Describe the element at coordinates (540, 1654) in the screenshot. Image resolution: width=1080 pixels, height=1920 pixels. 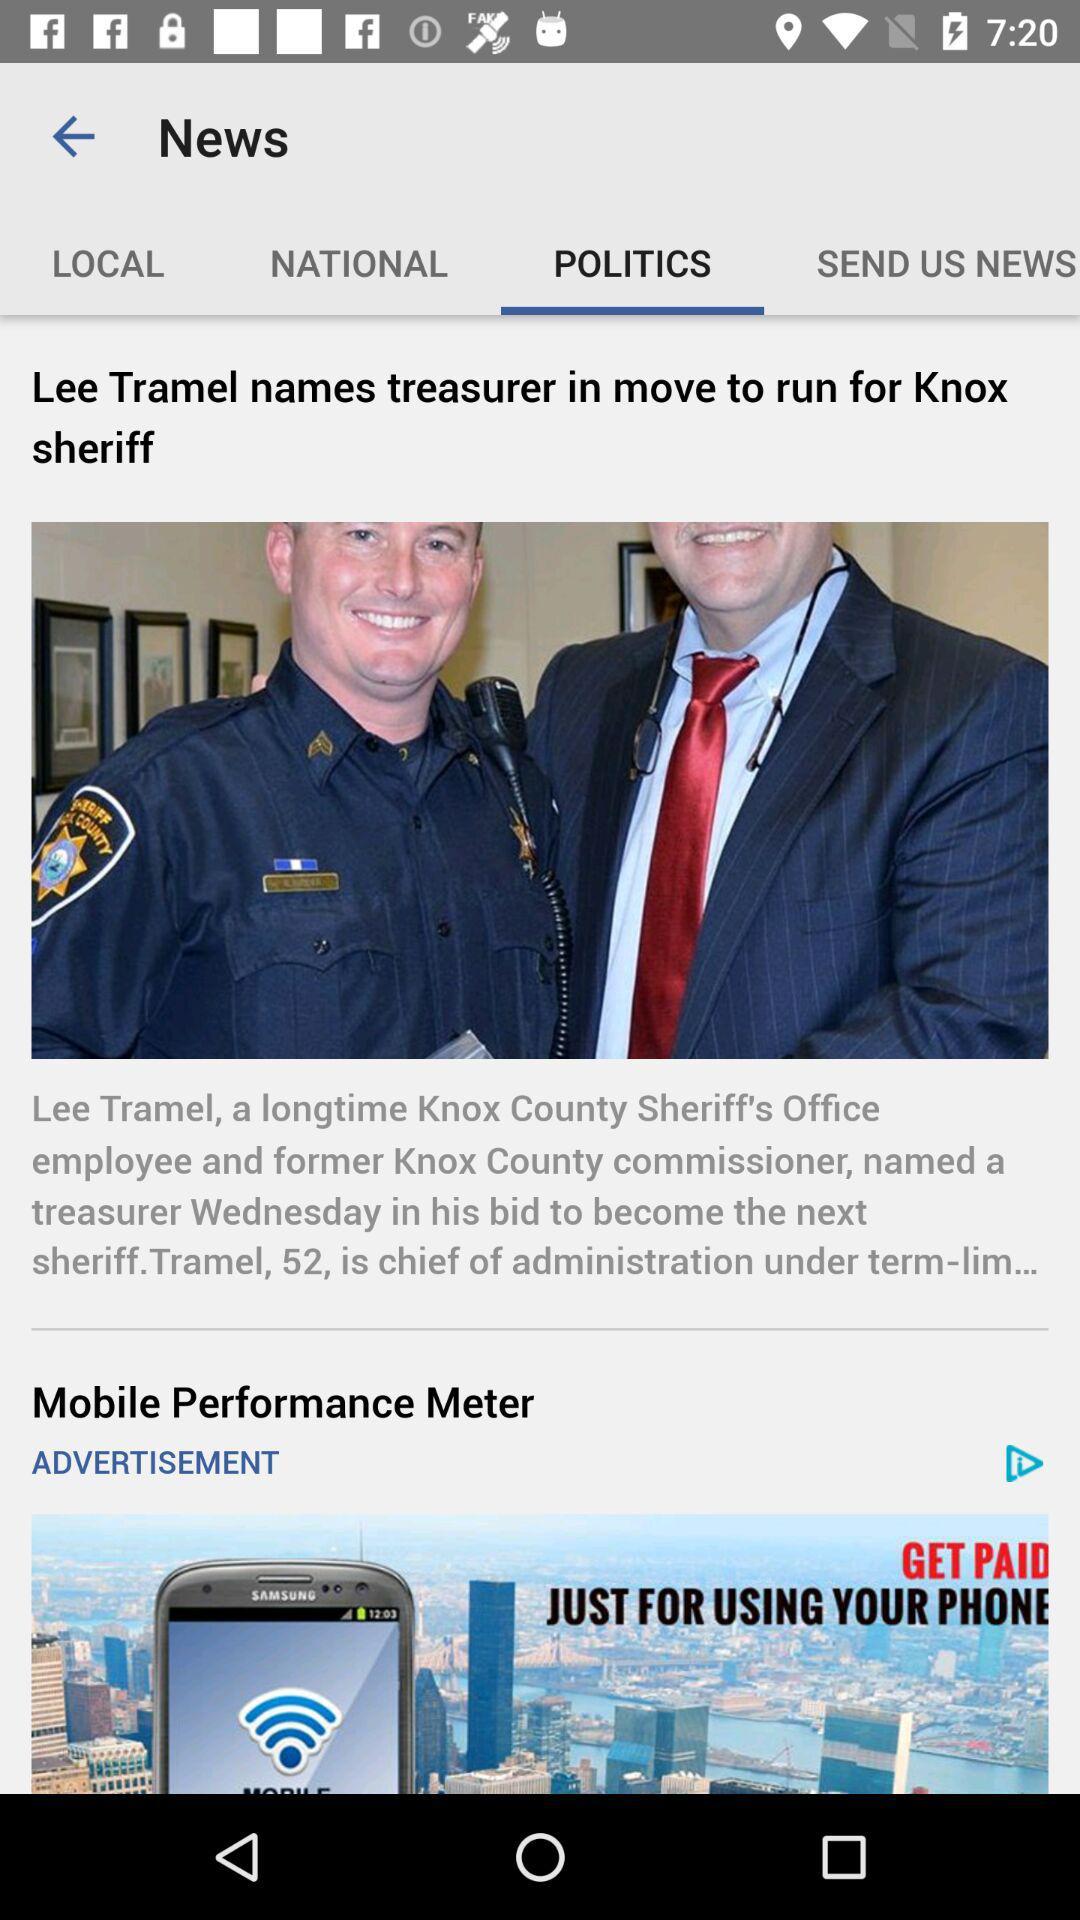
I see `open advertisement` at that location.